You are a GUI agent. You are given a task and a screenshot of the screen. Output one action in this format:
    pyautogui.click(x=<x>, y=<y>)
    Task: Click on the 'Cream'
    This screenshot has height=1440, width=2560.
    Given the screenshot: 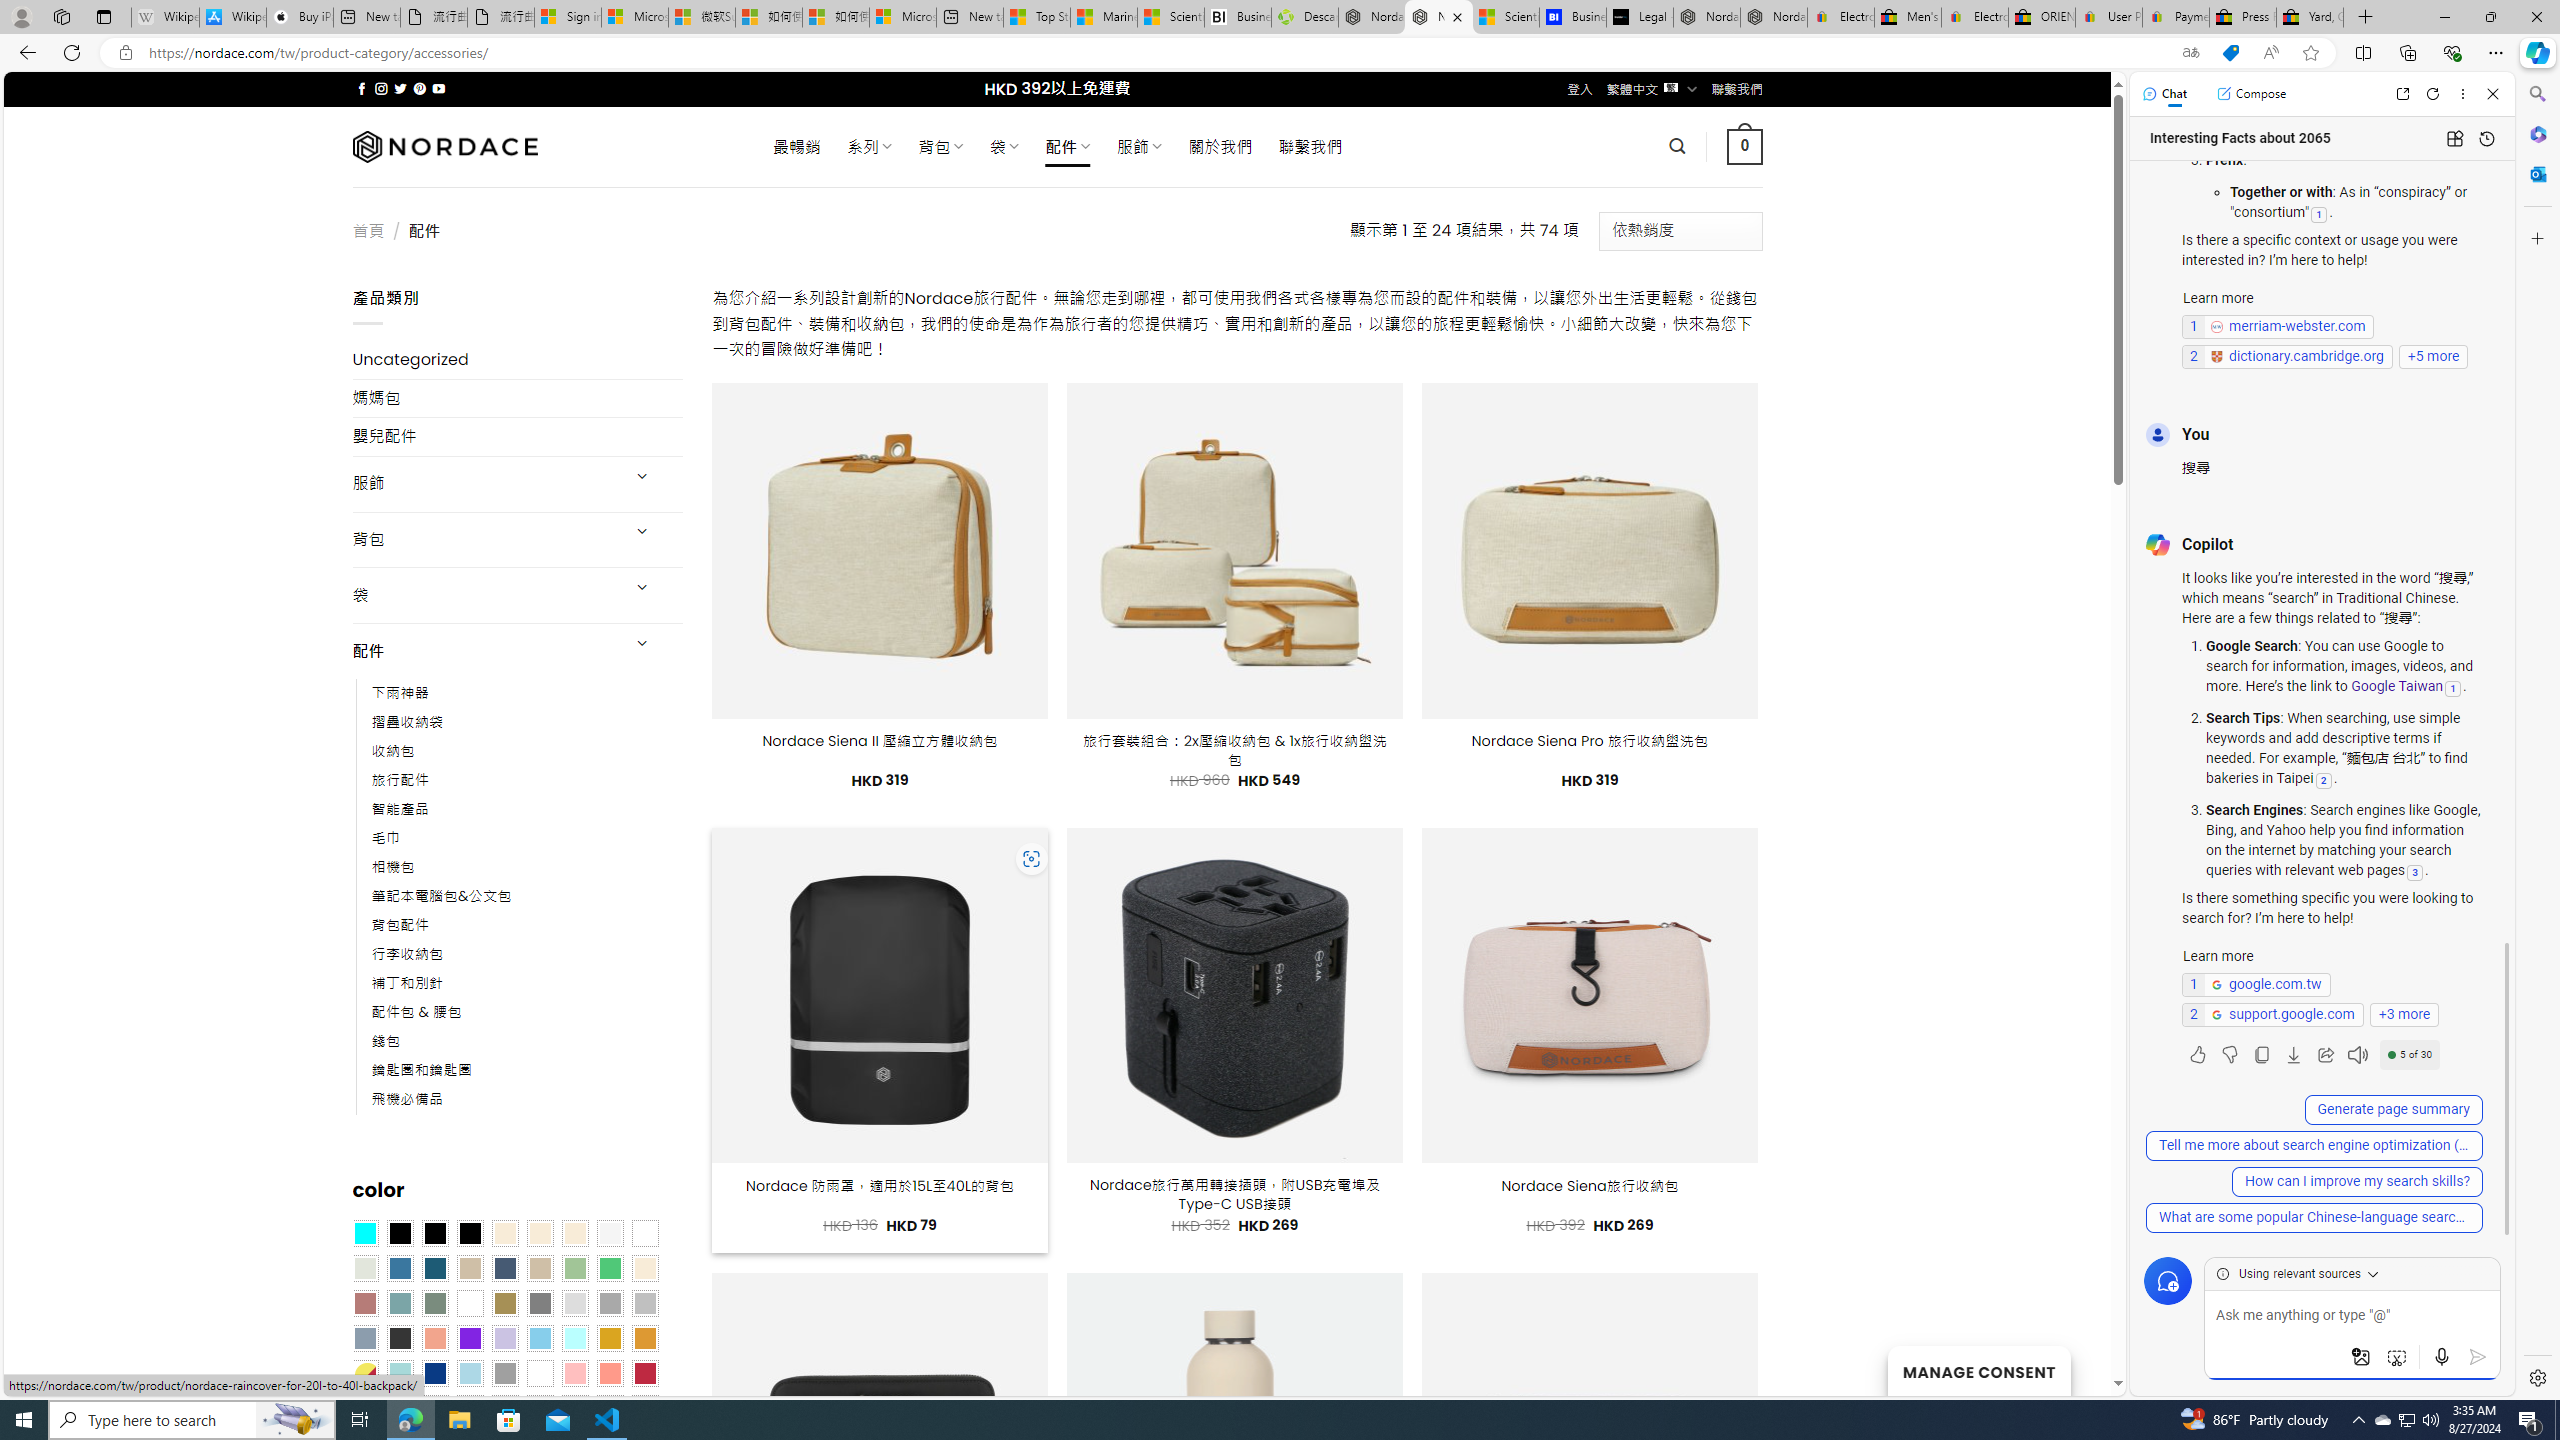 What is the action you would take?
    pyautogui.click(x=575, y=1233)
    